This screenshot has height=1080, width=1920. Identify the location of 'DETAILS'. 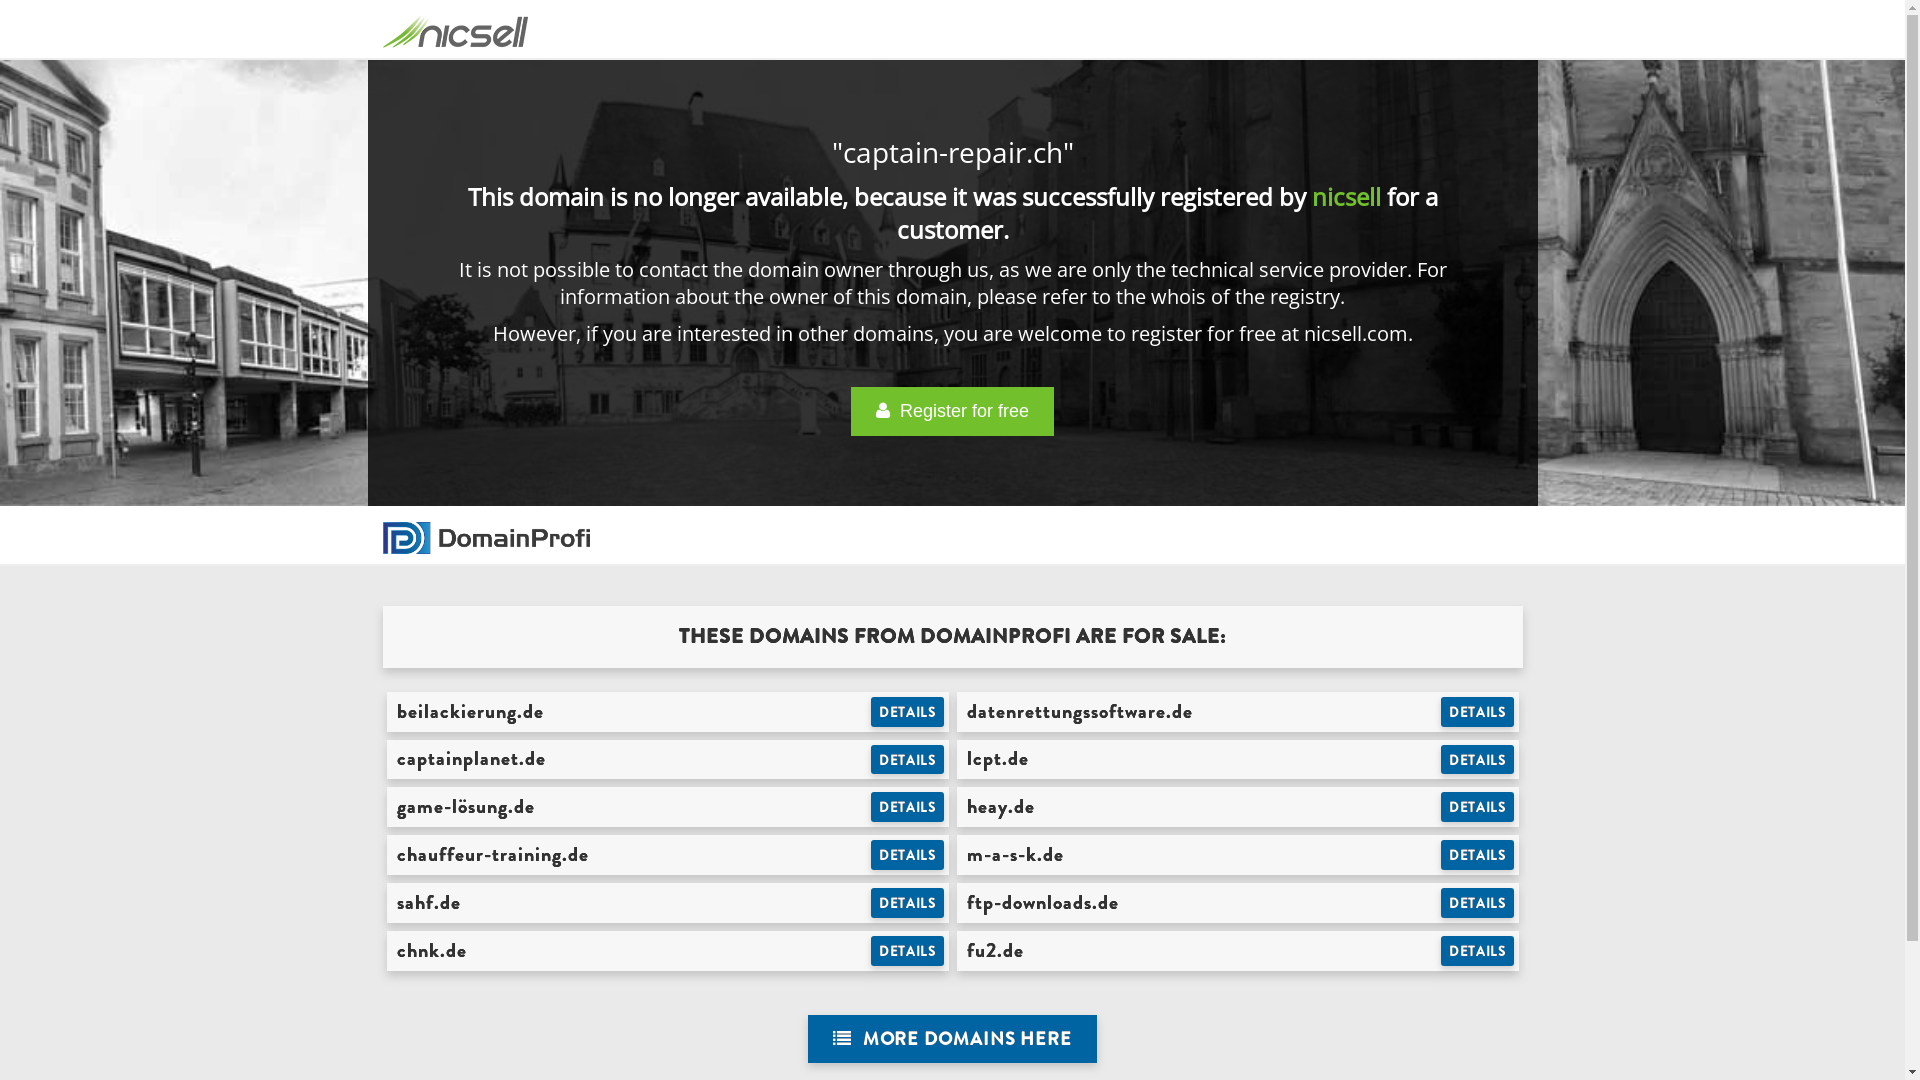
(1440, 805).